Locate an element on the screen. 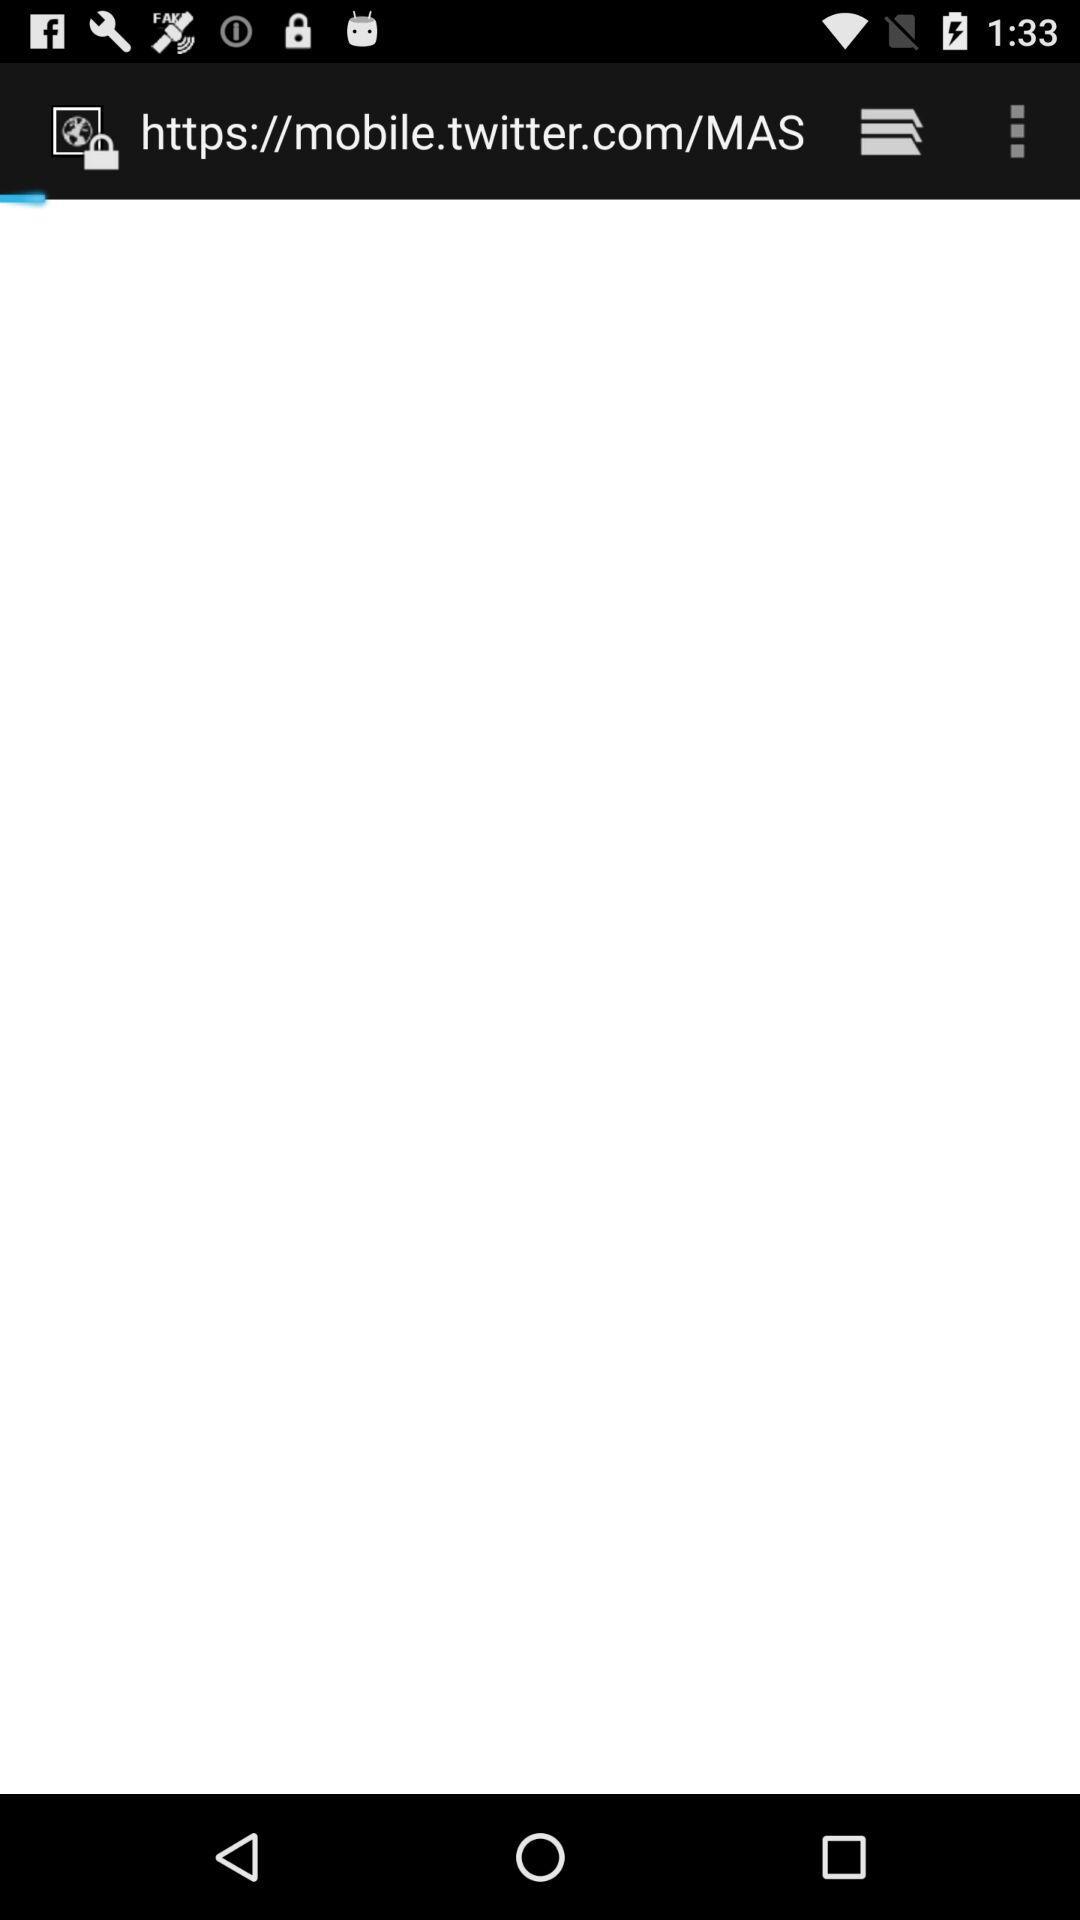 The width and height of the screenshot is (1080, 1920). item next to https mobile twitter is located at coordinates (890, 130).